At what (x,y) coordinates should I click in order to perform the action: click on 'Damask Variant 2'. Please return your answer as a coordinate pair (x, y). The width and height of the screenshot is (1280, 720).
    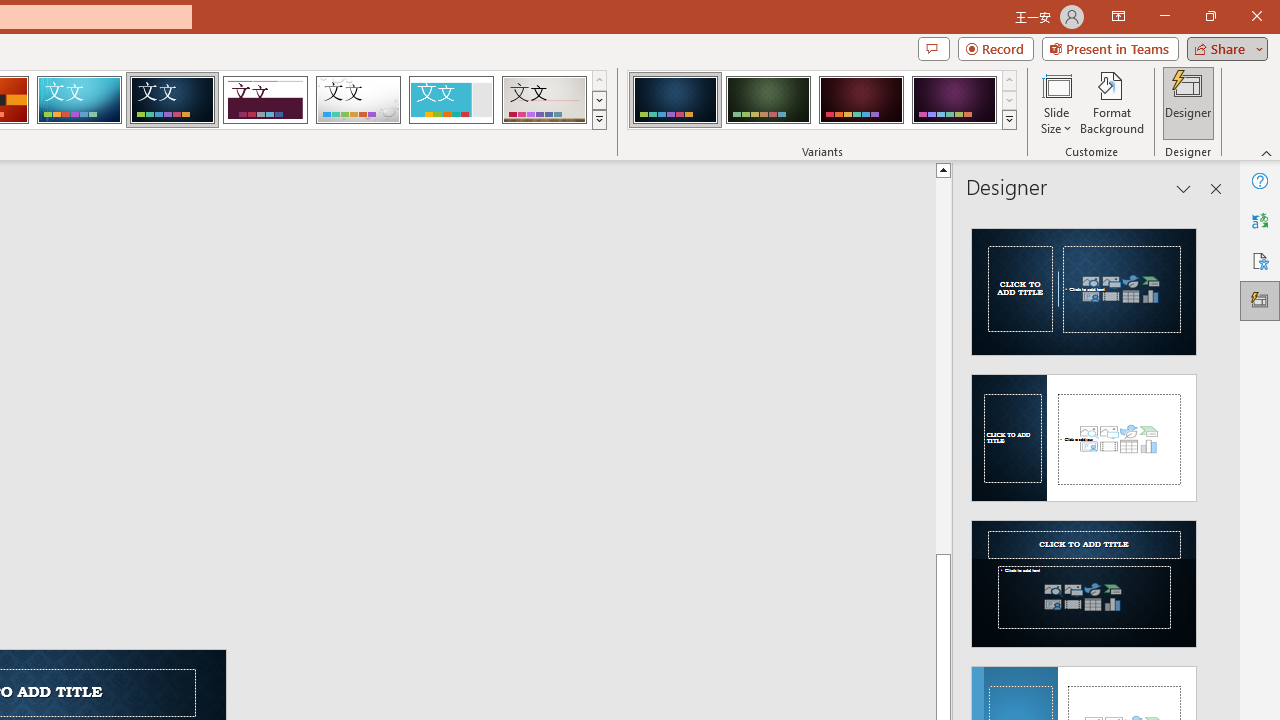
    Looking at the image, I should click on (767, 100).